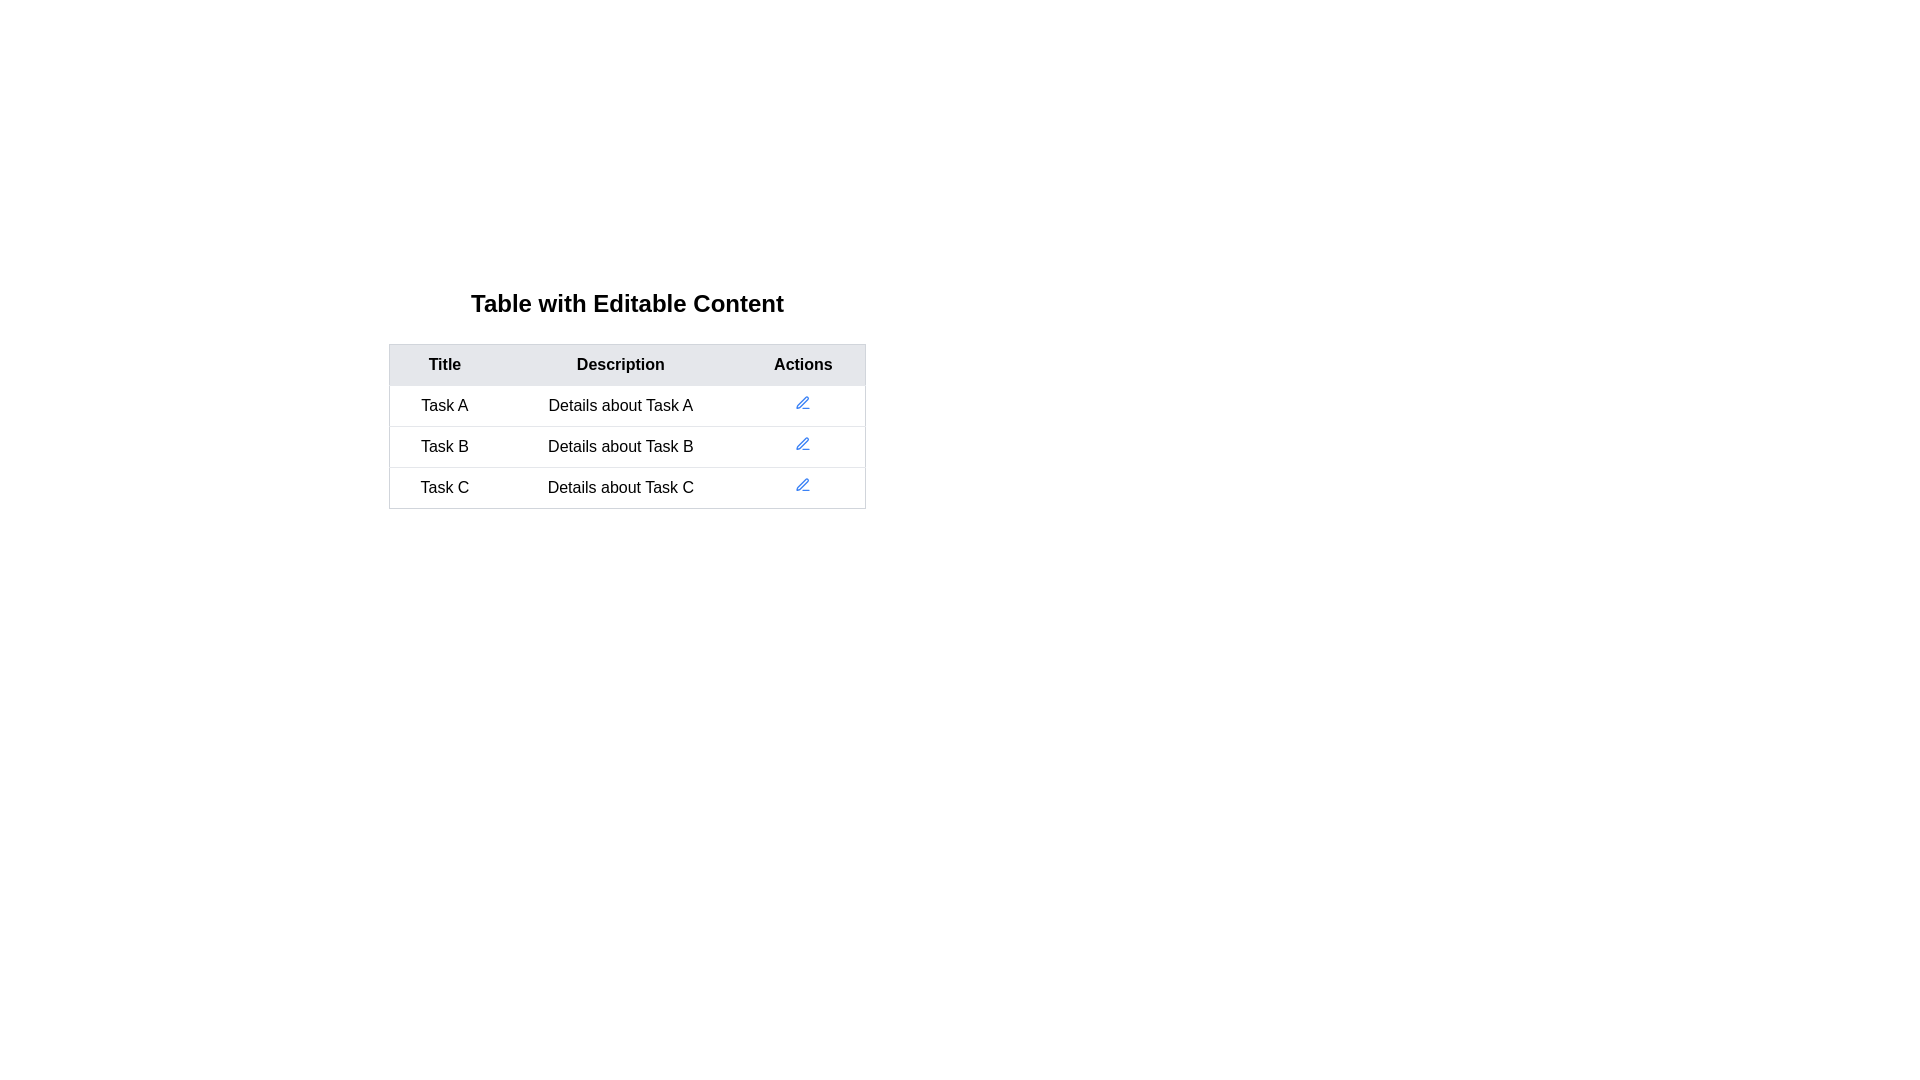 The width and height of the screenshot is (1920, 1080). What do you see at coordinates (803, 402) in the screenshot?
I see `the pen-like icon in the 'Actions' column of the table row corresponding to 'Task A' to initiate editing` at bounding box center [803, 402].